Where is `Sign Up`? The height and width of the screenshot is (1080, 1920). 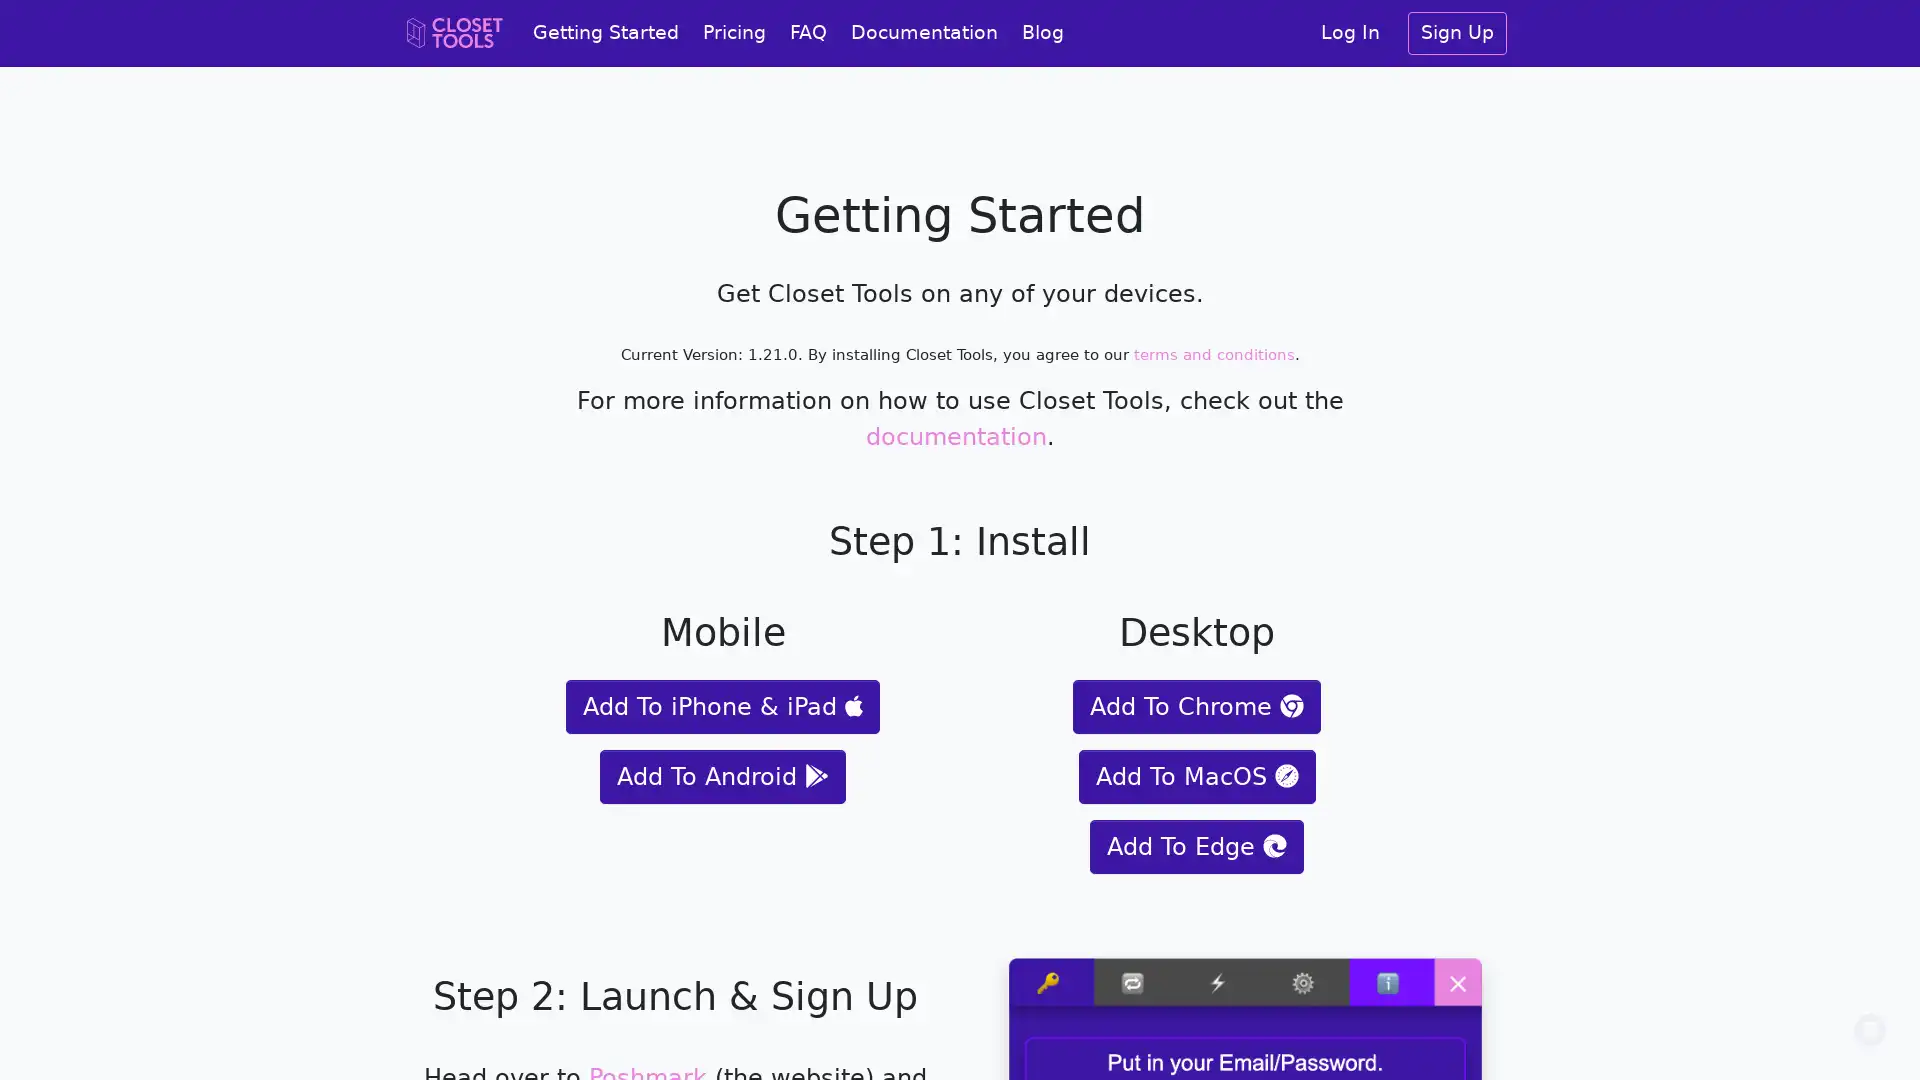 Sign Up is located at coordinates (1457, 33).